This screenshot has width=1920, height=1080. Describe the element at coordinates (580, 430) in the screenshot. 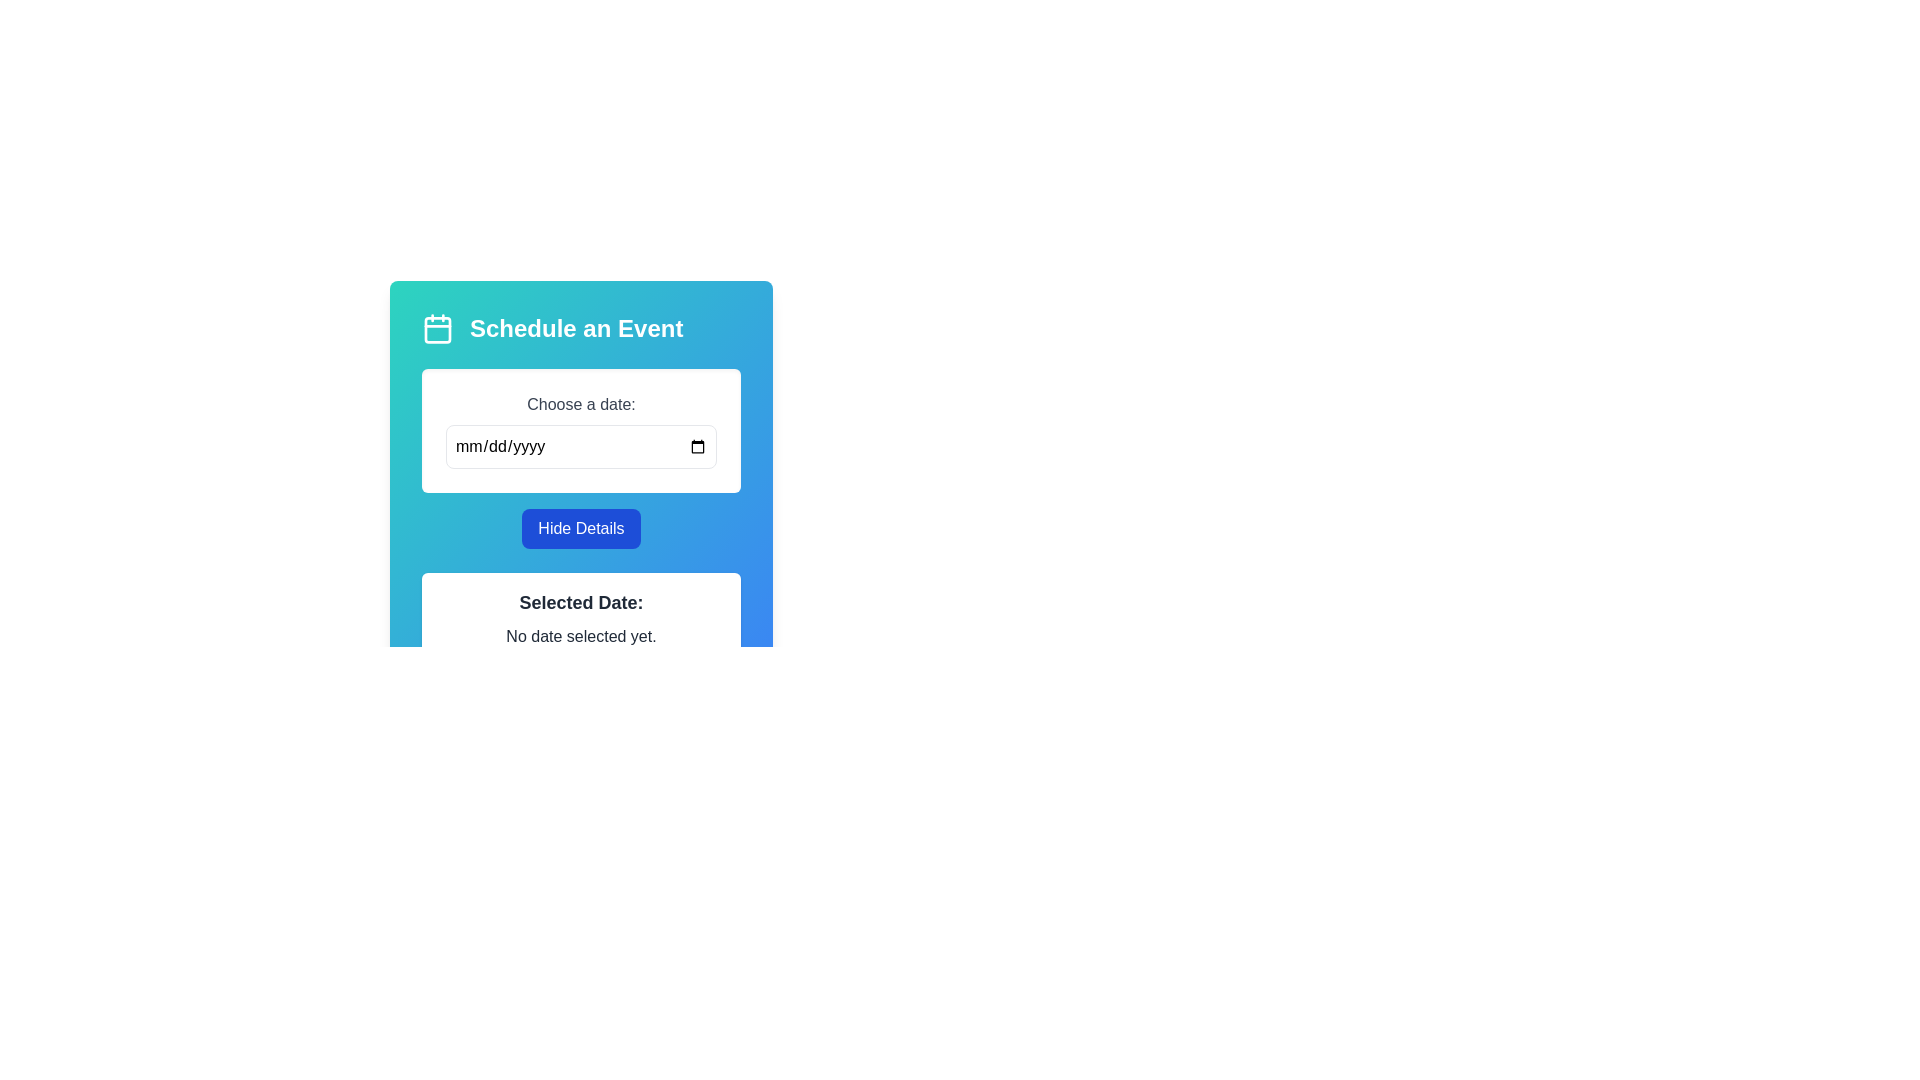

I see `the Date Input Field` at that location.